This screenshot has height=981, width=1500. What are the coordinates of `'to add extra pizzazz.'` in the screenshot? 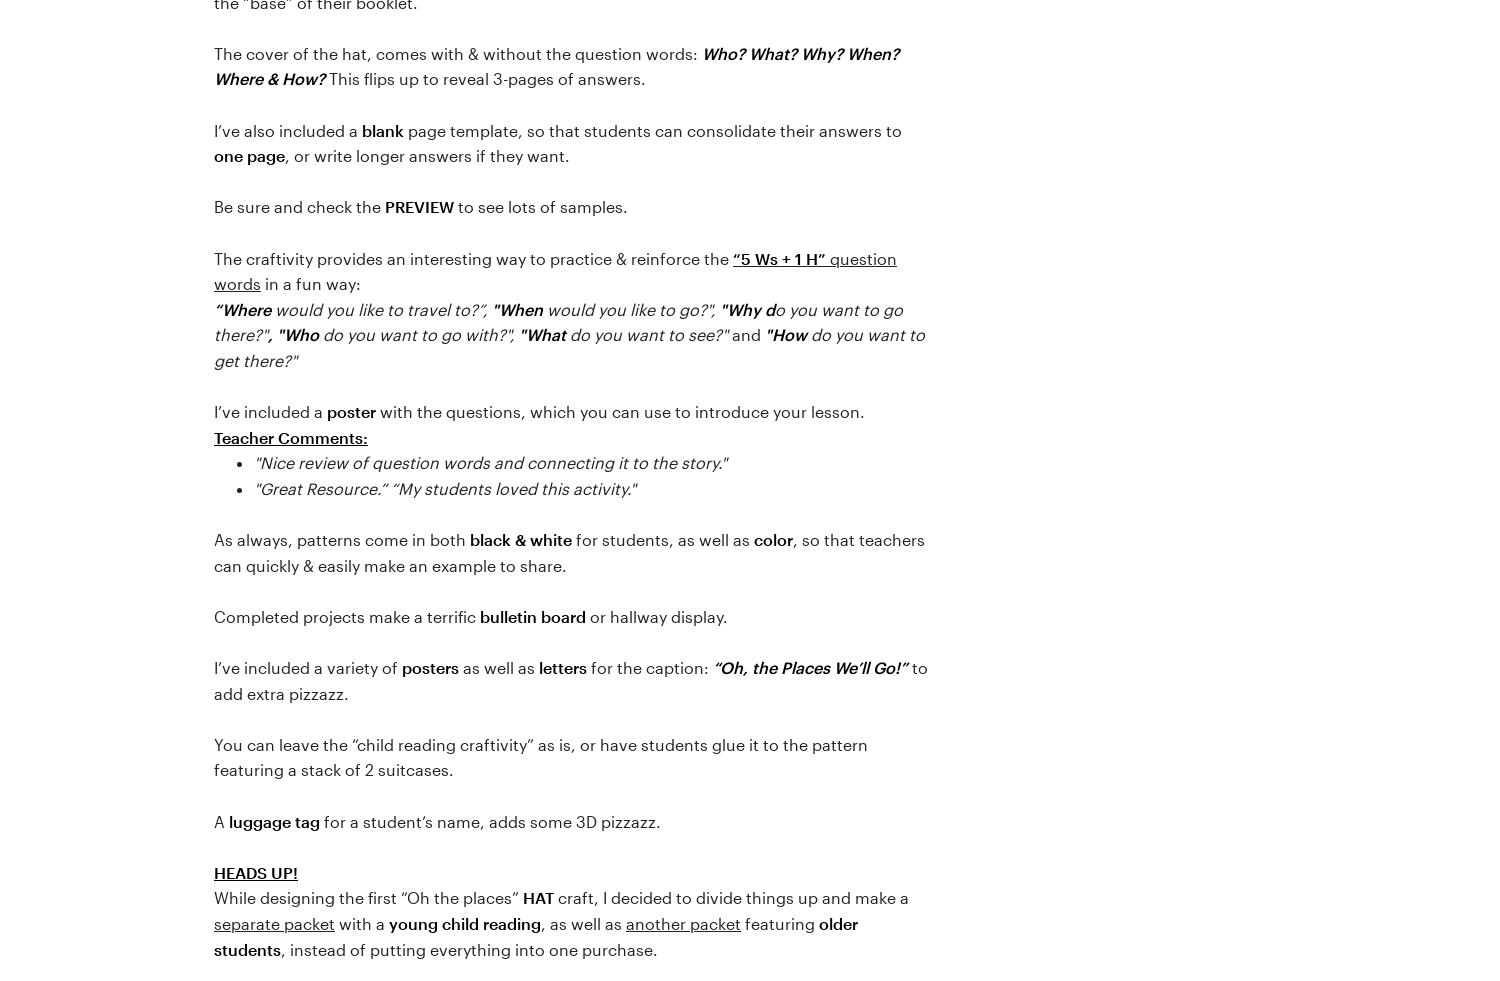 It's located at (570, 680).